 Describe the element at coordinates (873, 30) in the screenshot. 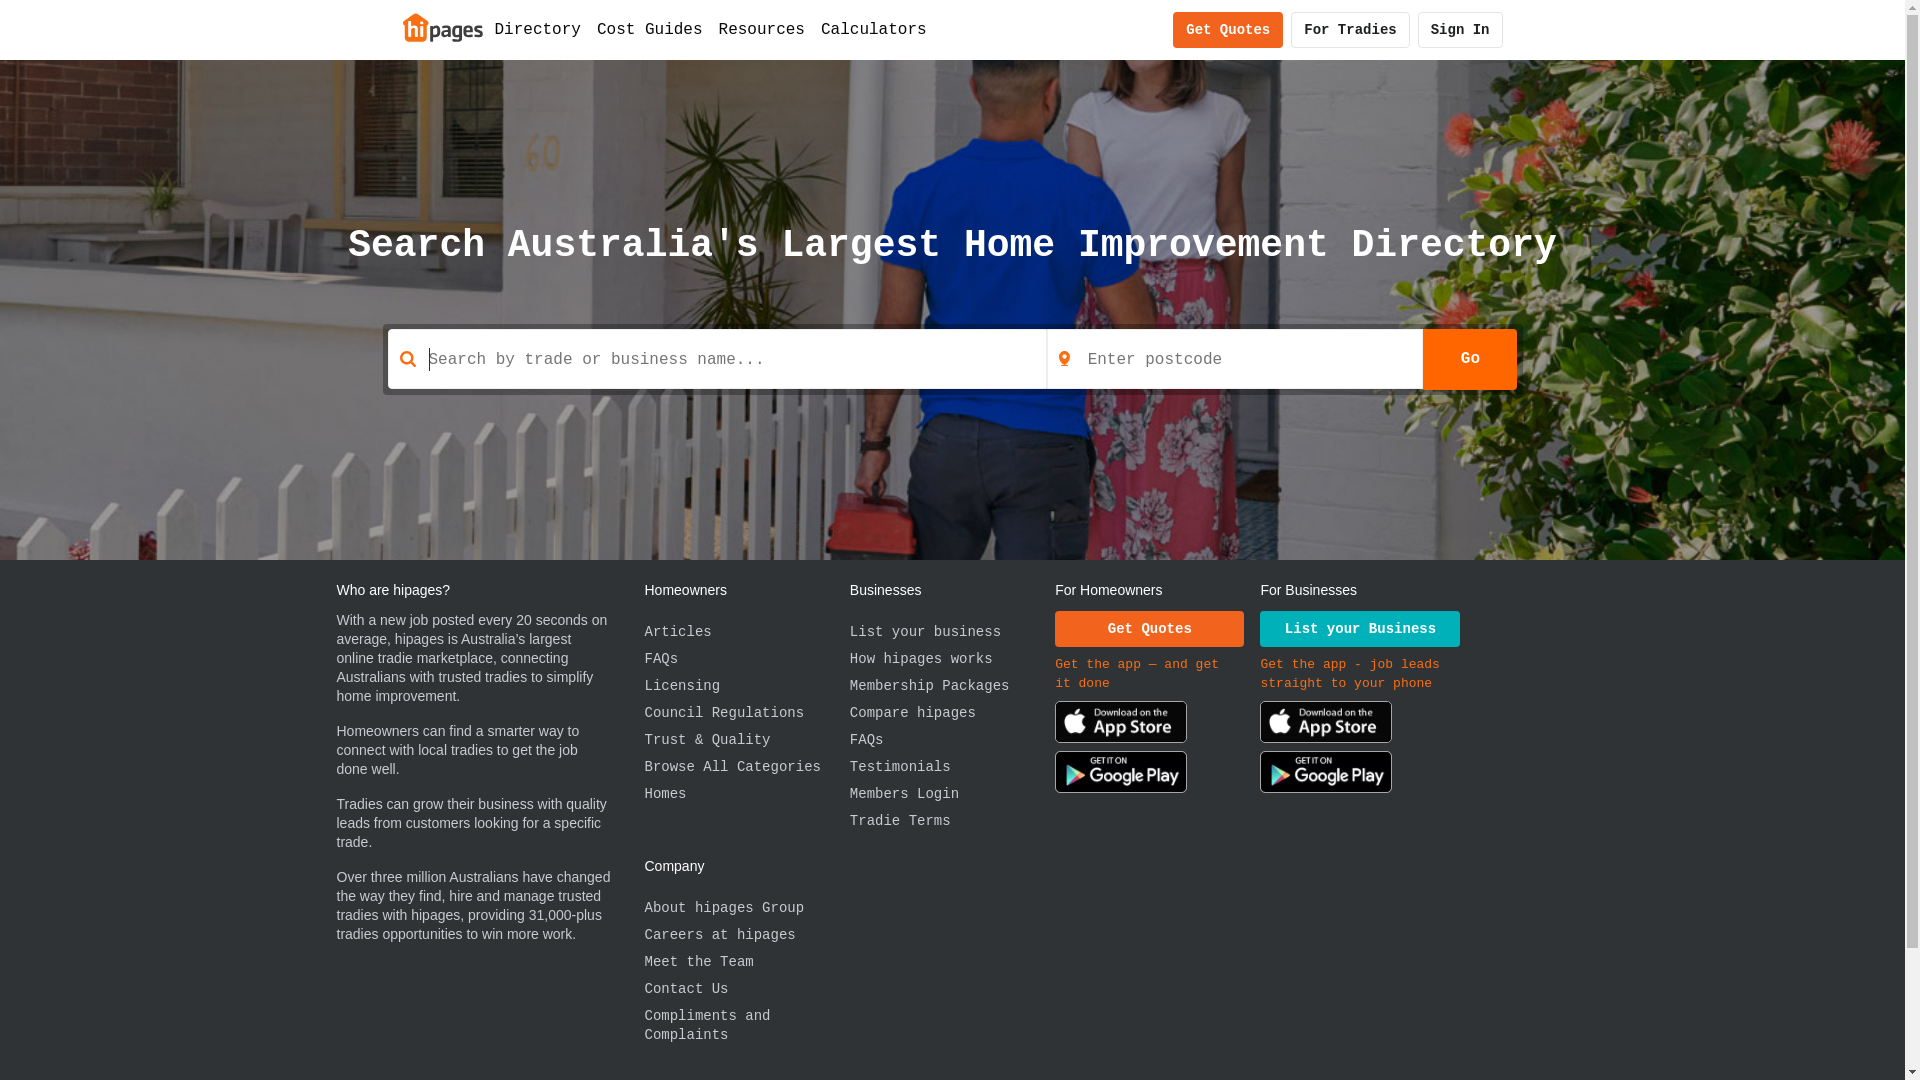

I see `'Calculators'` at that location.